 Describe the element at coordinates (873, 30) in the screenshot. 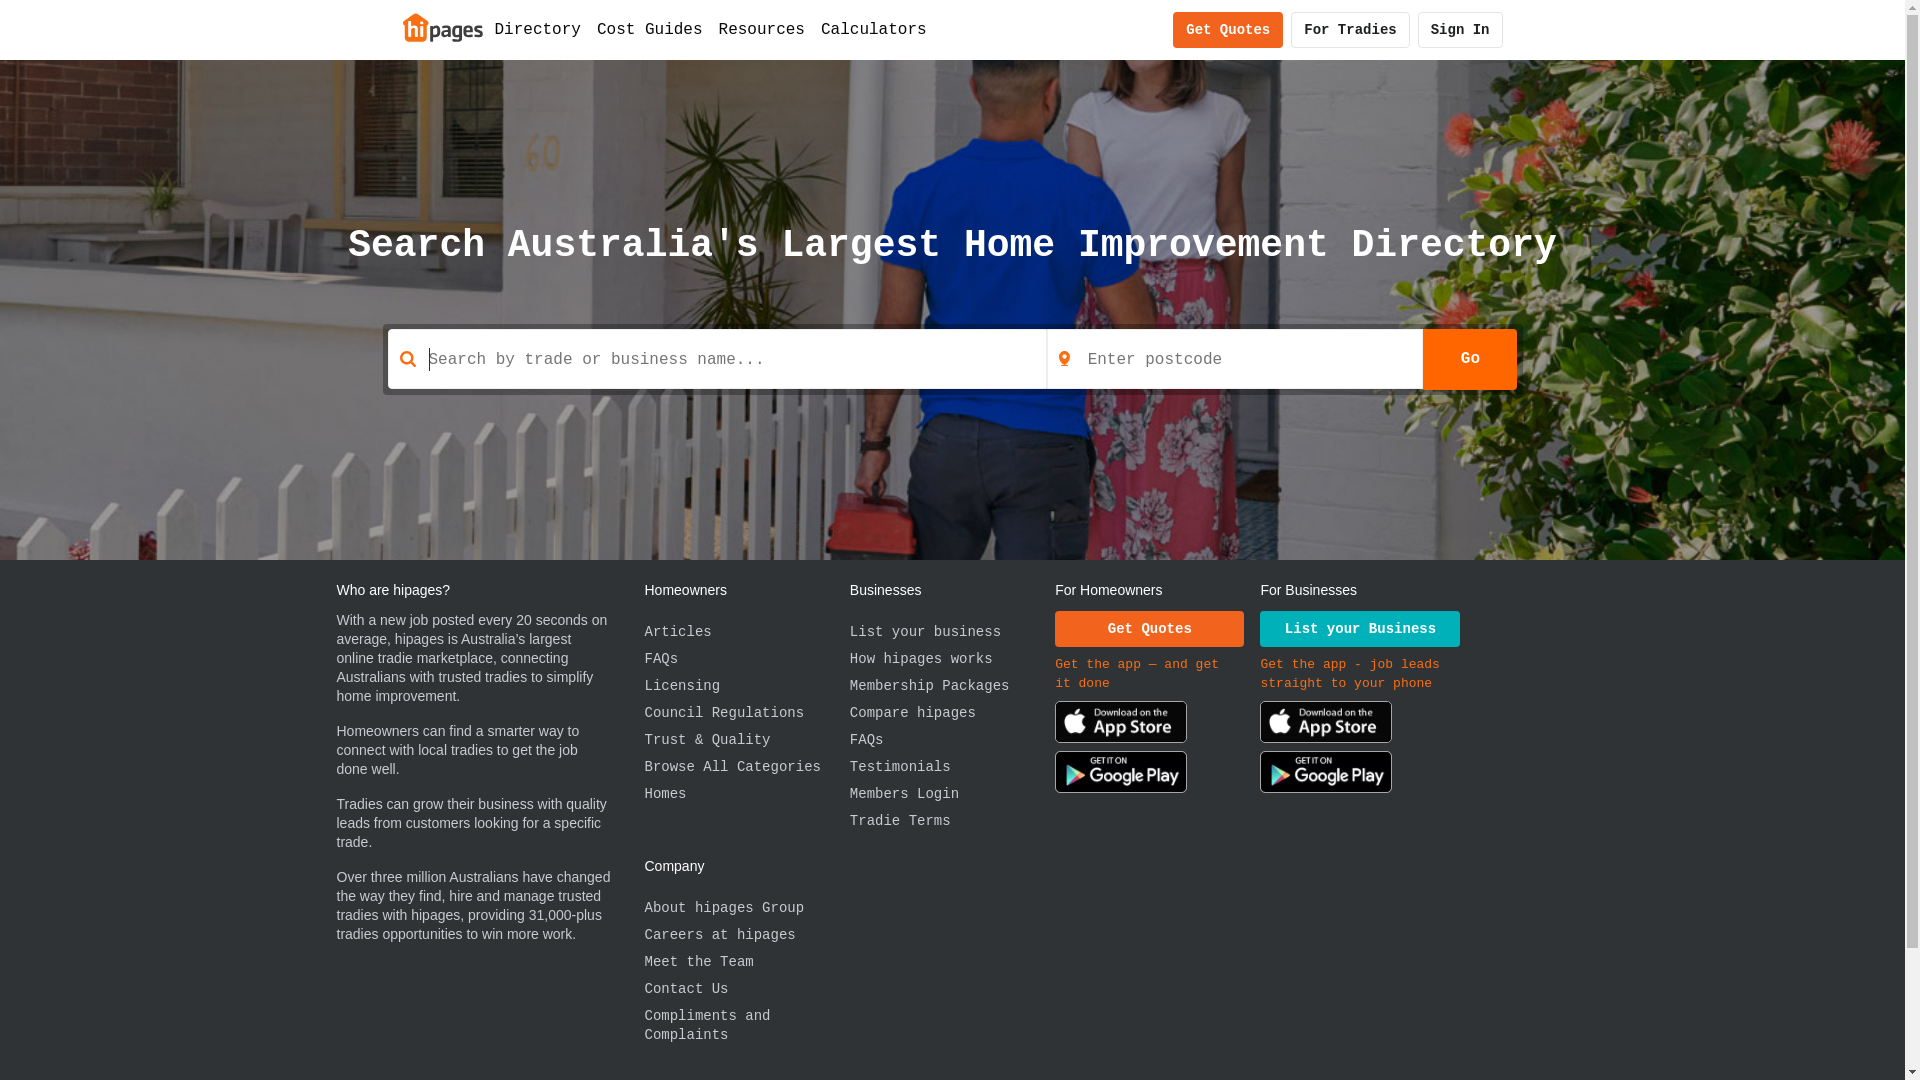

I see `'Calculators'` at that location.